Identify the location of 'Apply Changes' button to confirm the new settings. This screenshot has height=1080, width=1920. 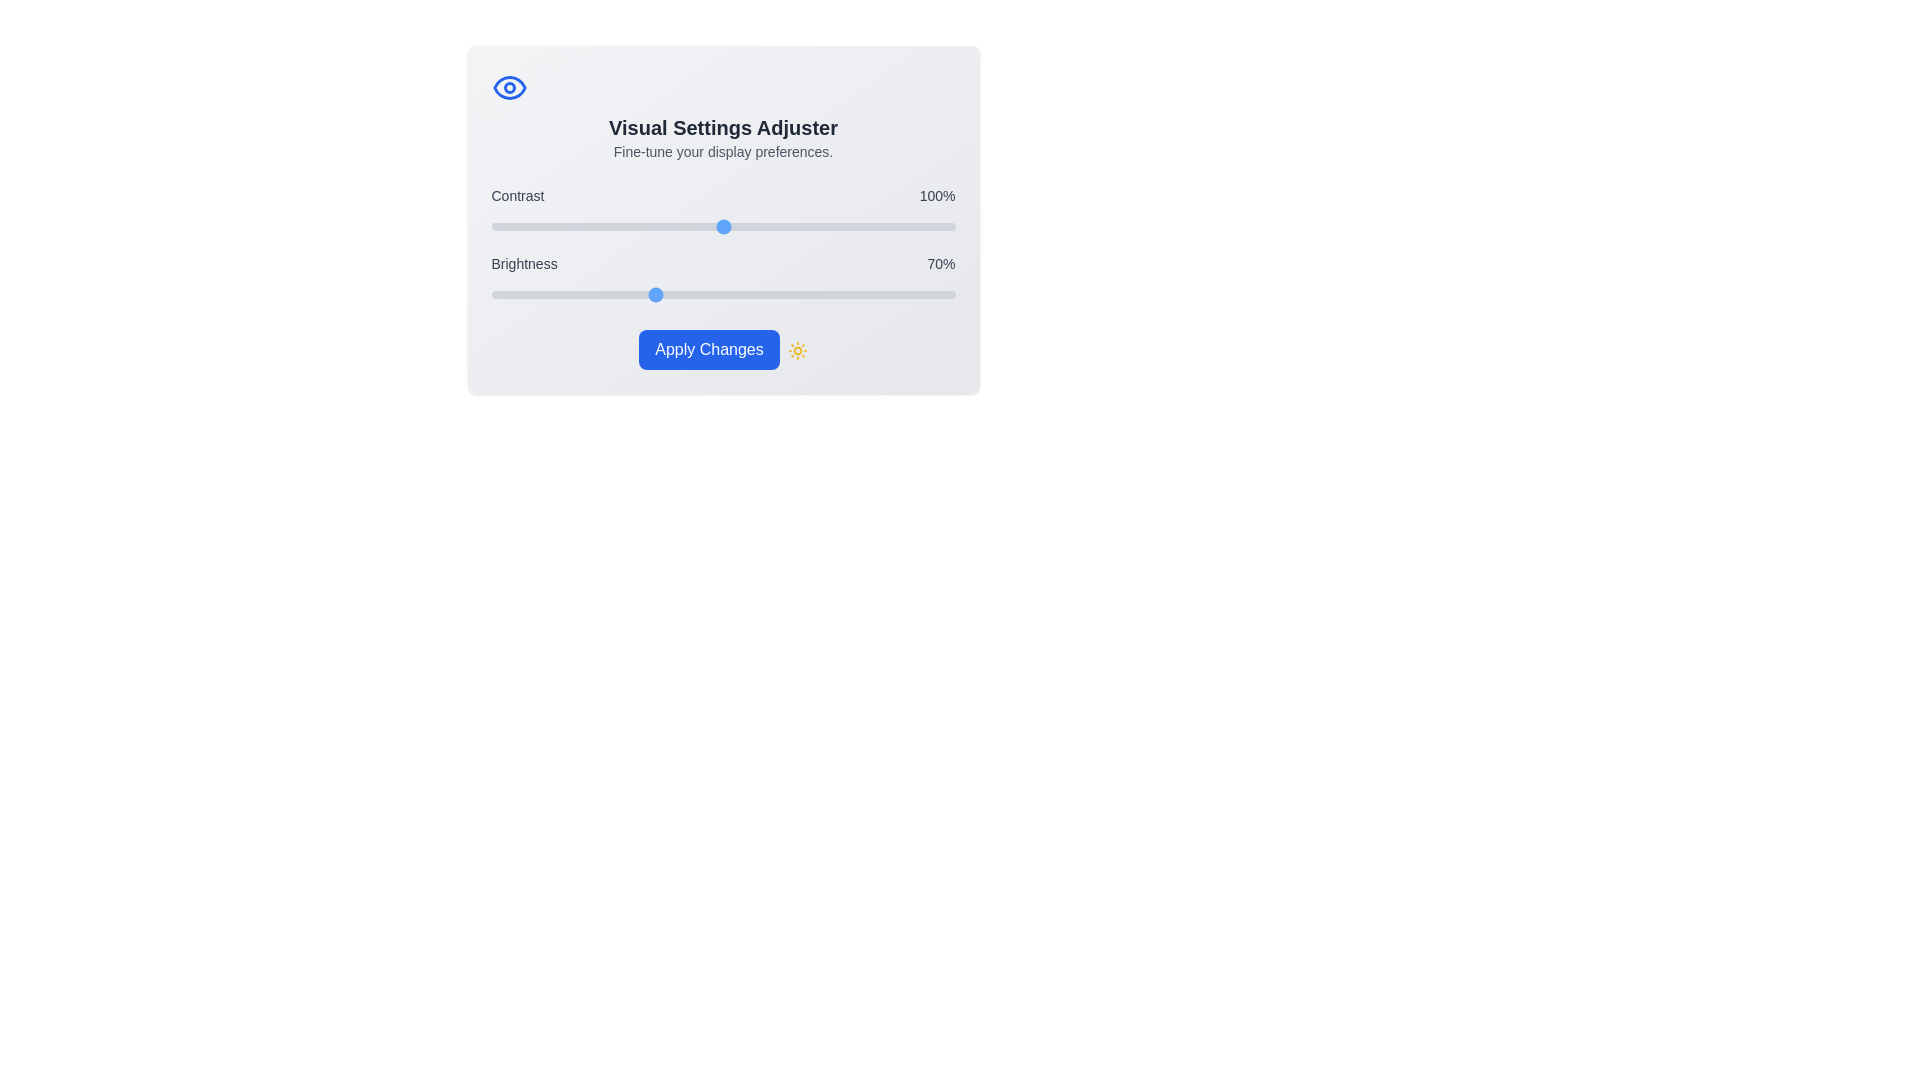
(709, 349).